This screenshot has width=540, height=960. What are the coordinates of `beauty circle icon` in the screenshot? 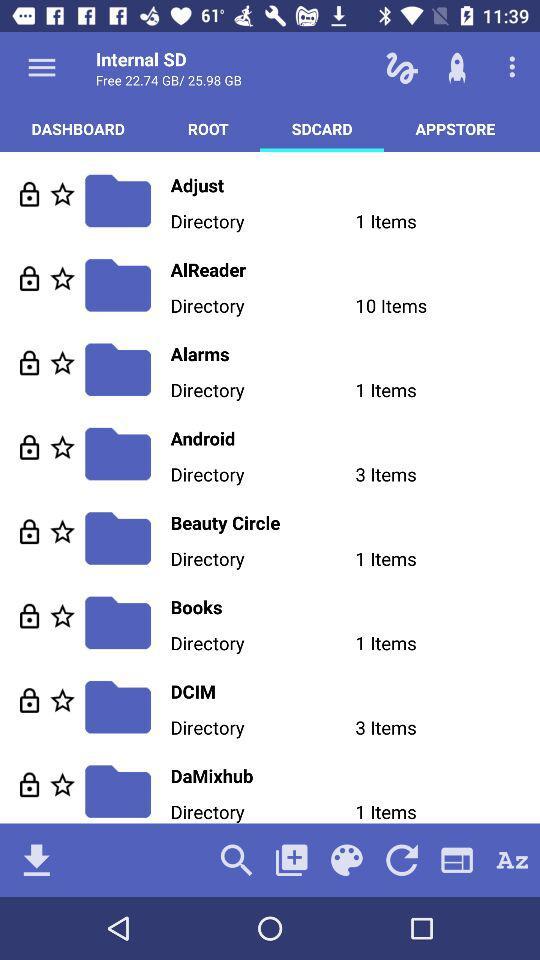 It's located at (354, 521).